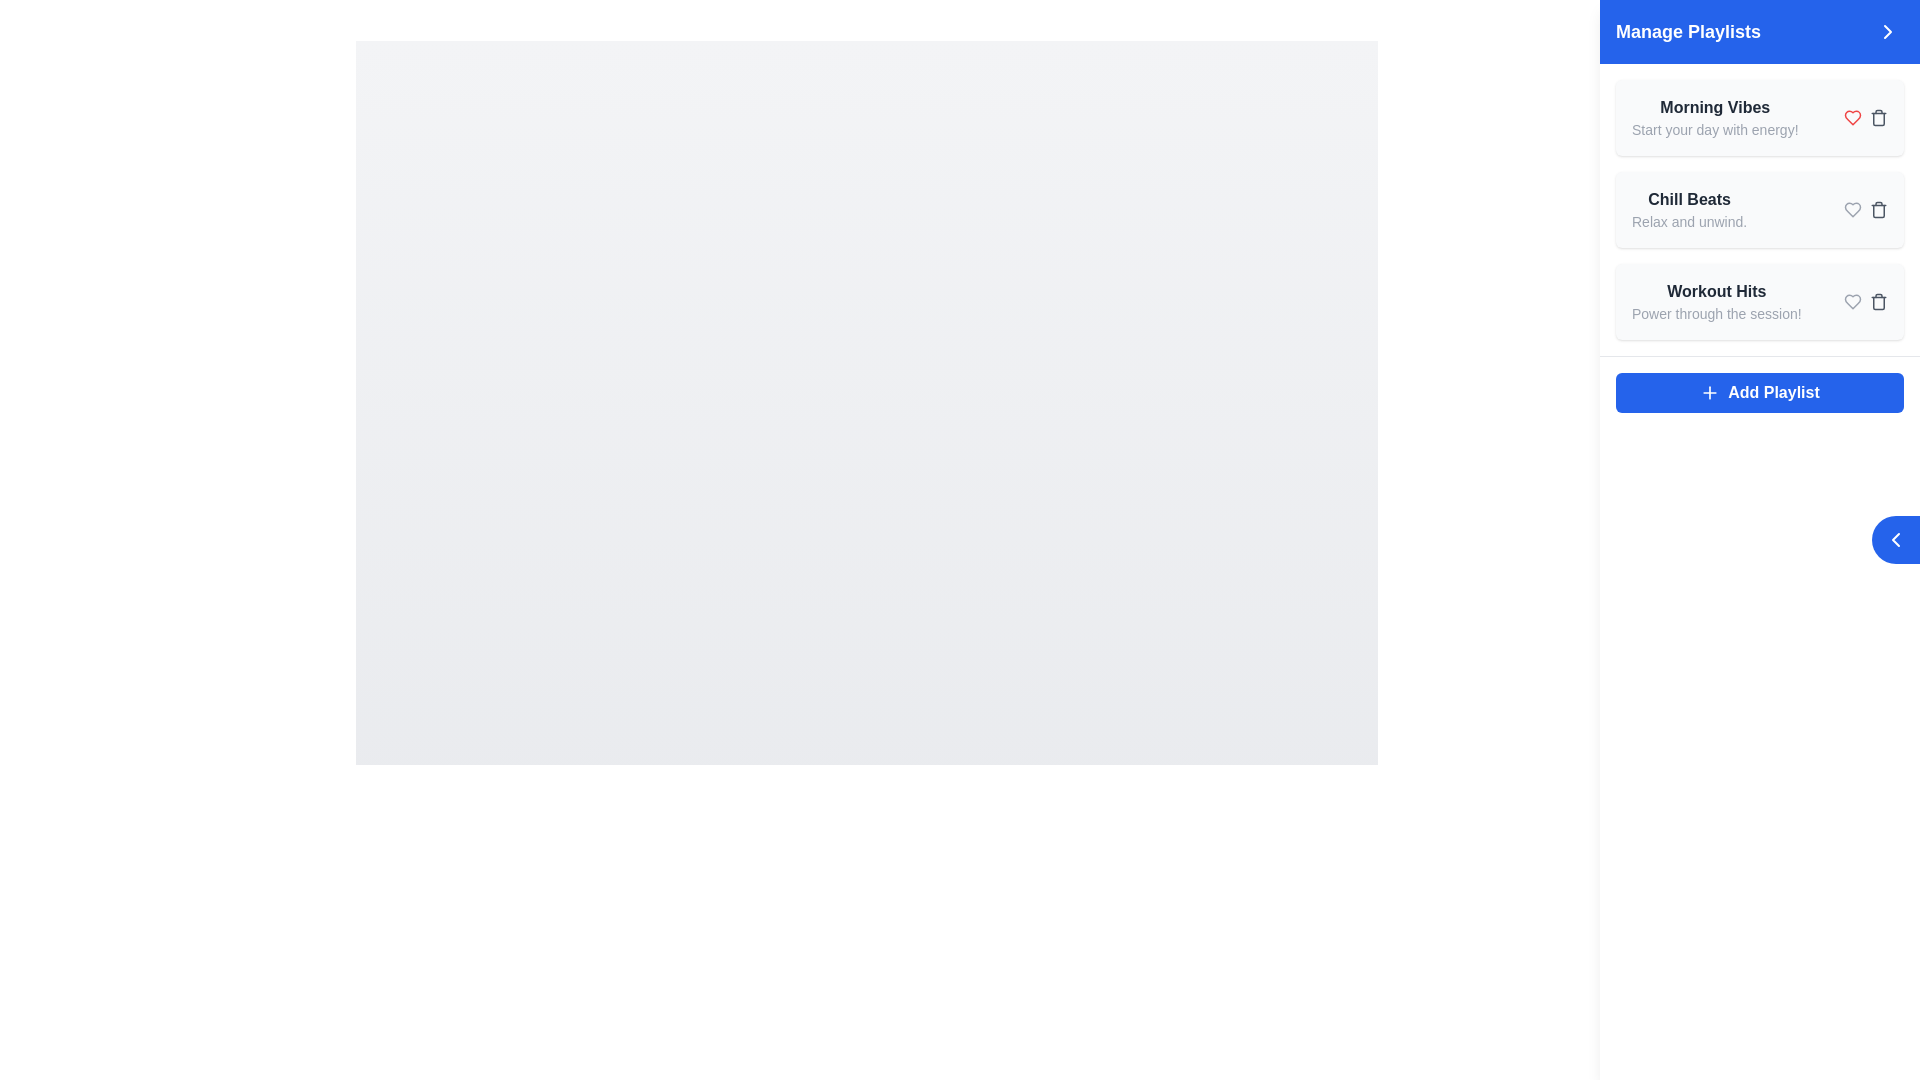  Describe the element at coordinates (1877, 209) in the screenshot. I see `the interactive trash bin icon button located at the far right of the interactive controls, which opens a context menu for deletion options` at that location.